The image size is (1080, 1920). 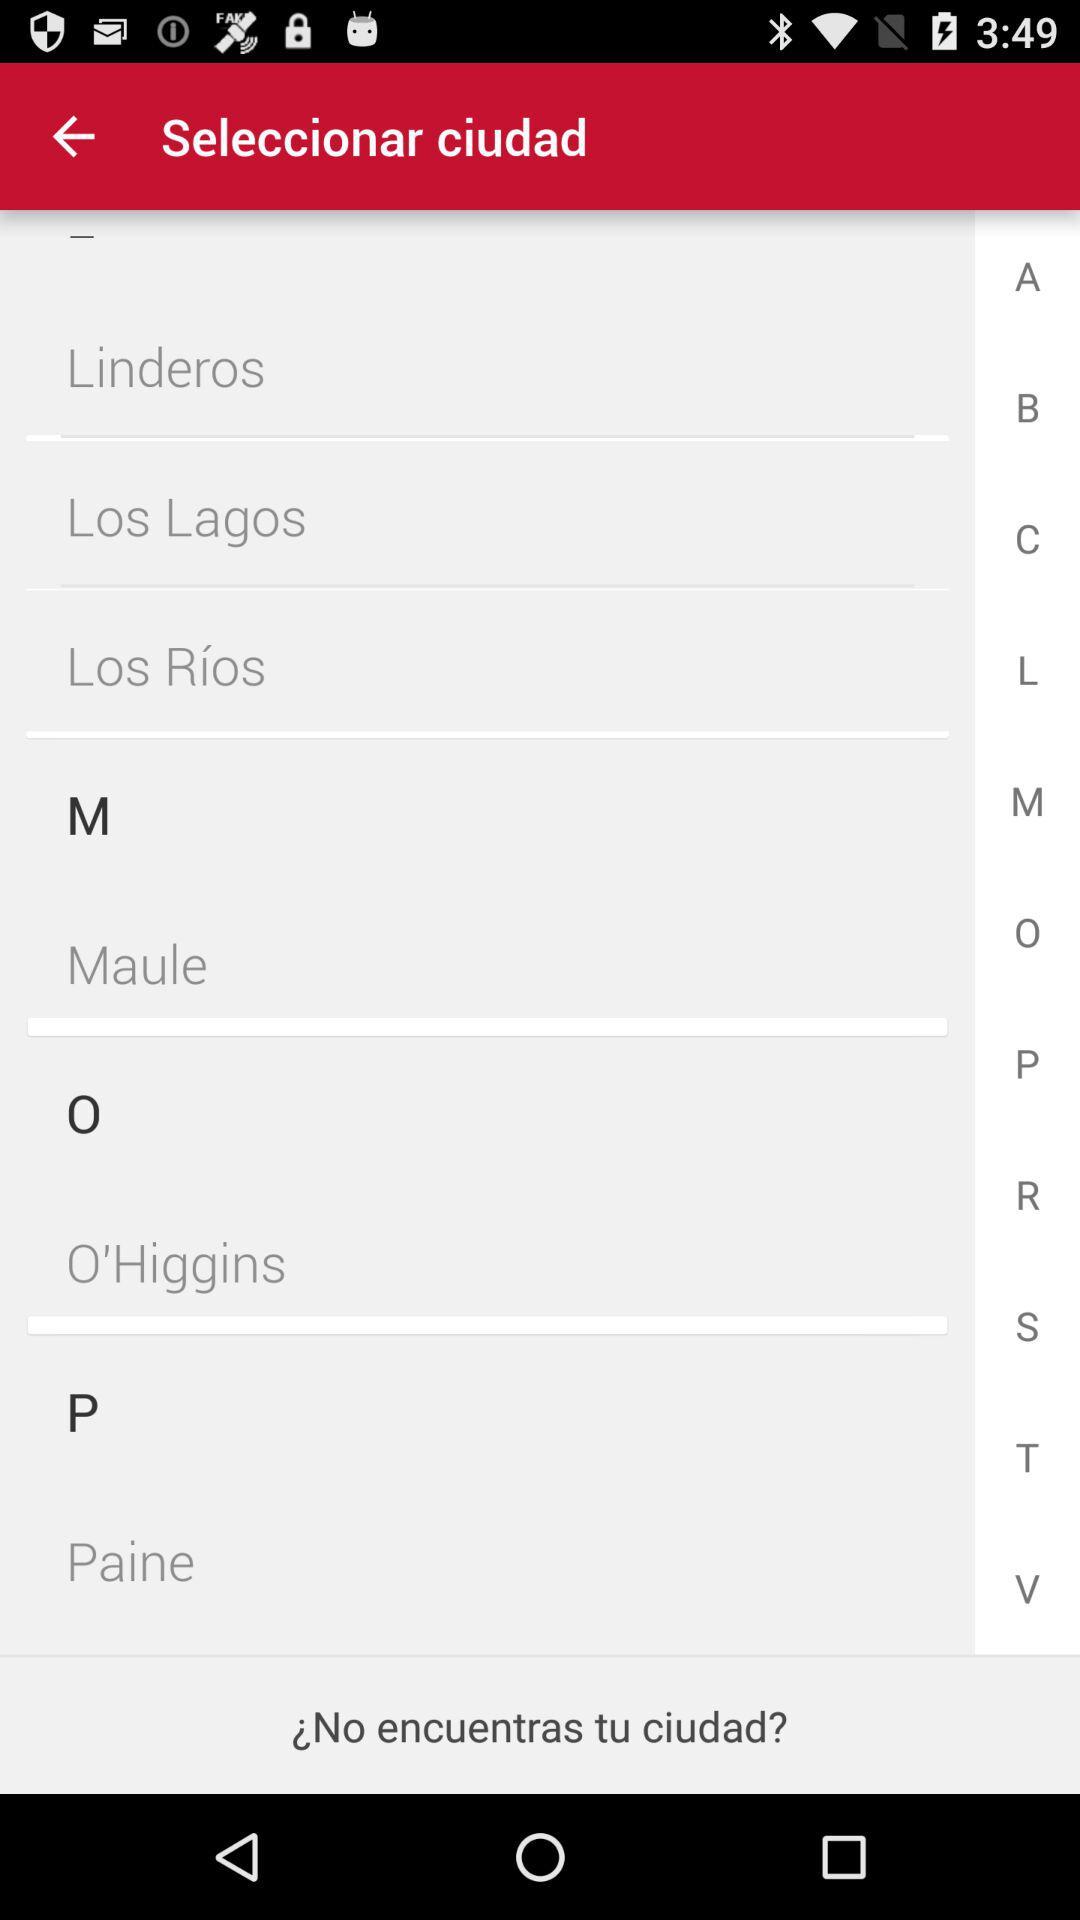 I want to click on o'higgins icon, so click(x=487, y=1260).